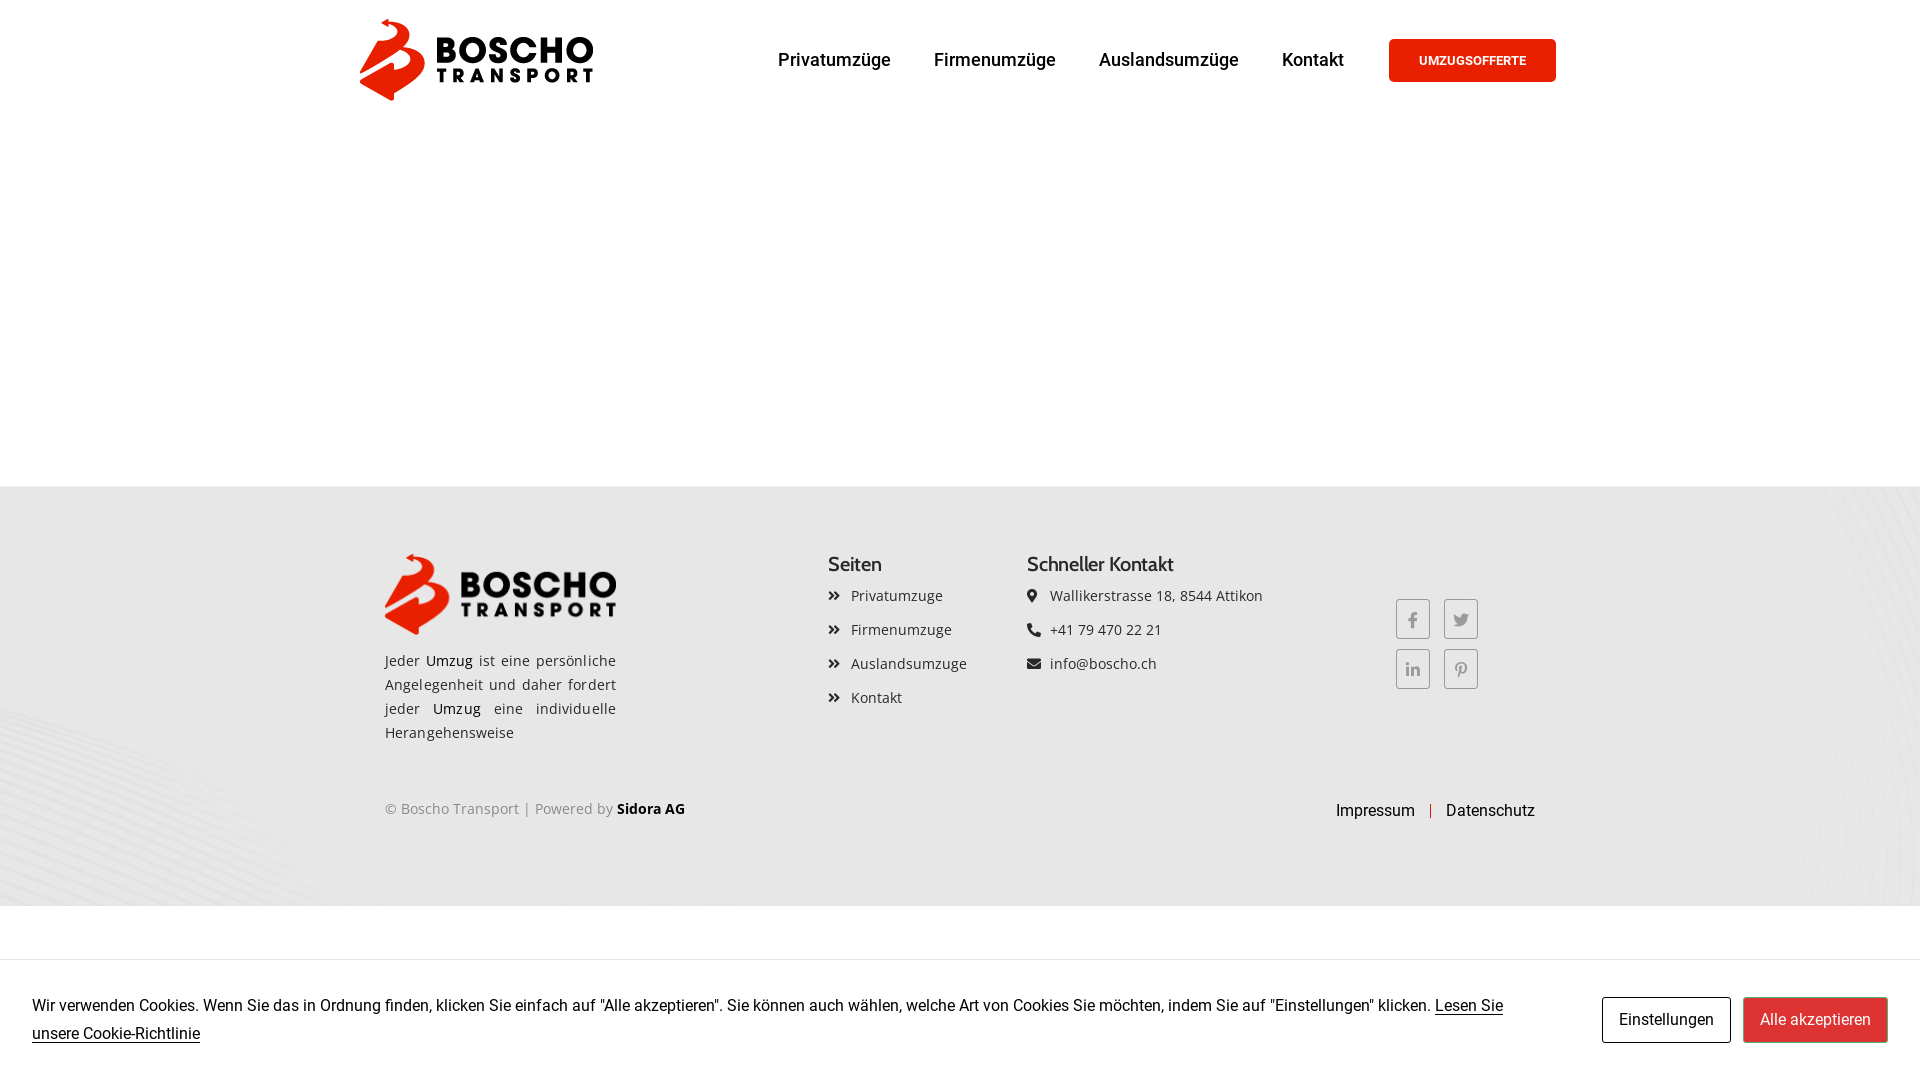 Image resolution: width=1920 pixels, height=1080 pixels. What do you see at coordinates (455, 707) in the screenshot?
I see `'Umzug'` at bounding box center [455, 707].